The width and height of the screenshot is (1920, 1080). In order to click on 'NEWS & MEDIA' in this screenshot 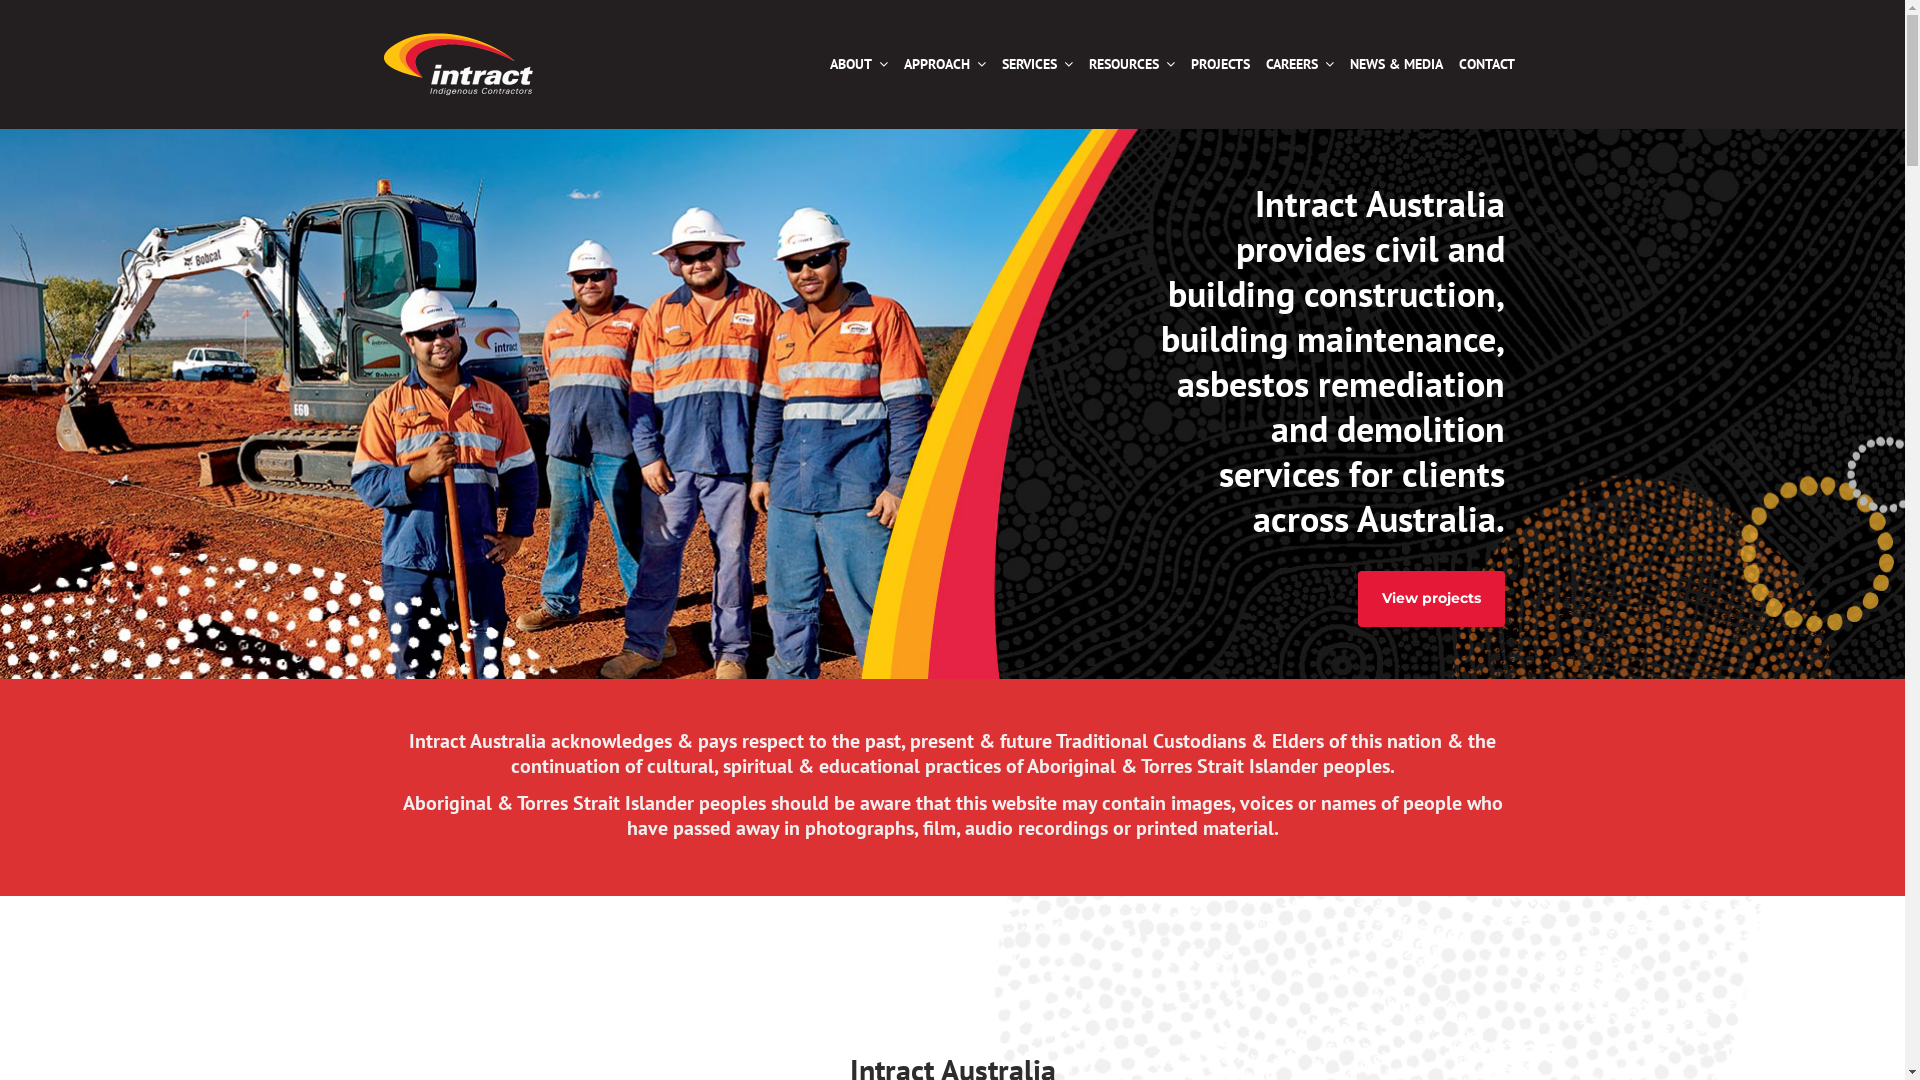, I will do `click(1395, 63)`.